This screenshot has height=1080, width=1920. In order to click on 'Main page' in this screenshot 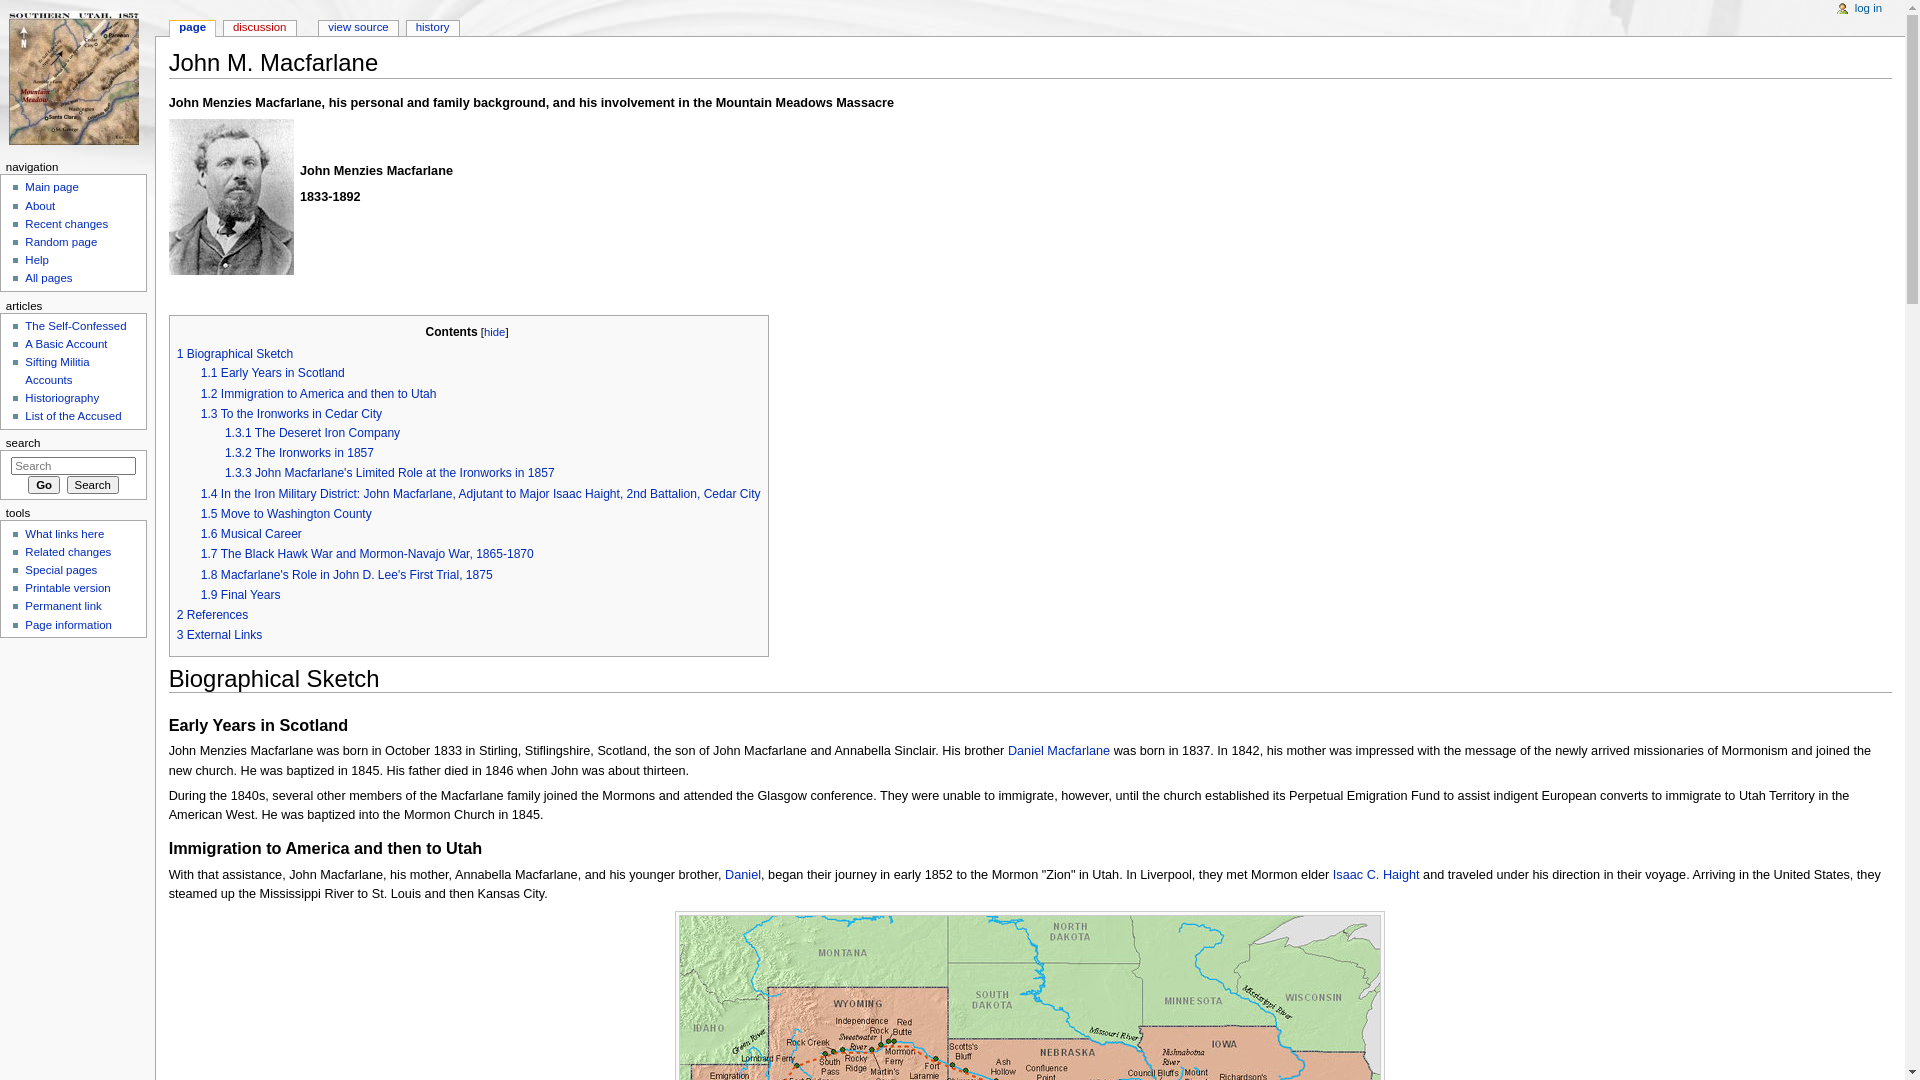, I will do `click(52, 186)`.